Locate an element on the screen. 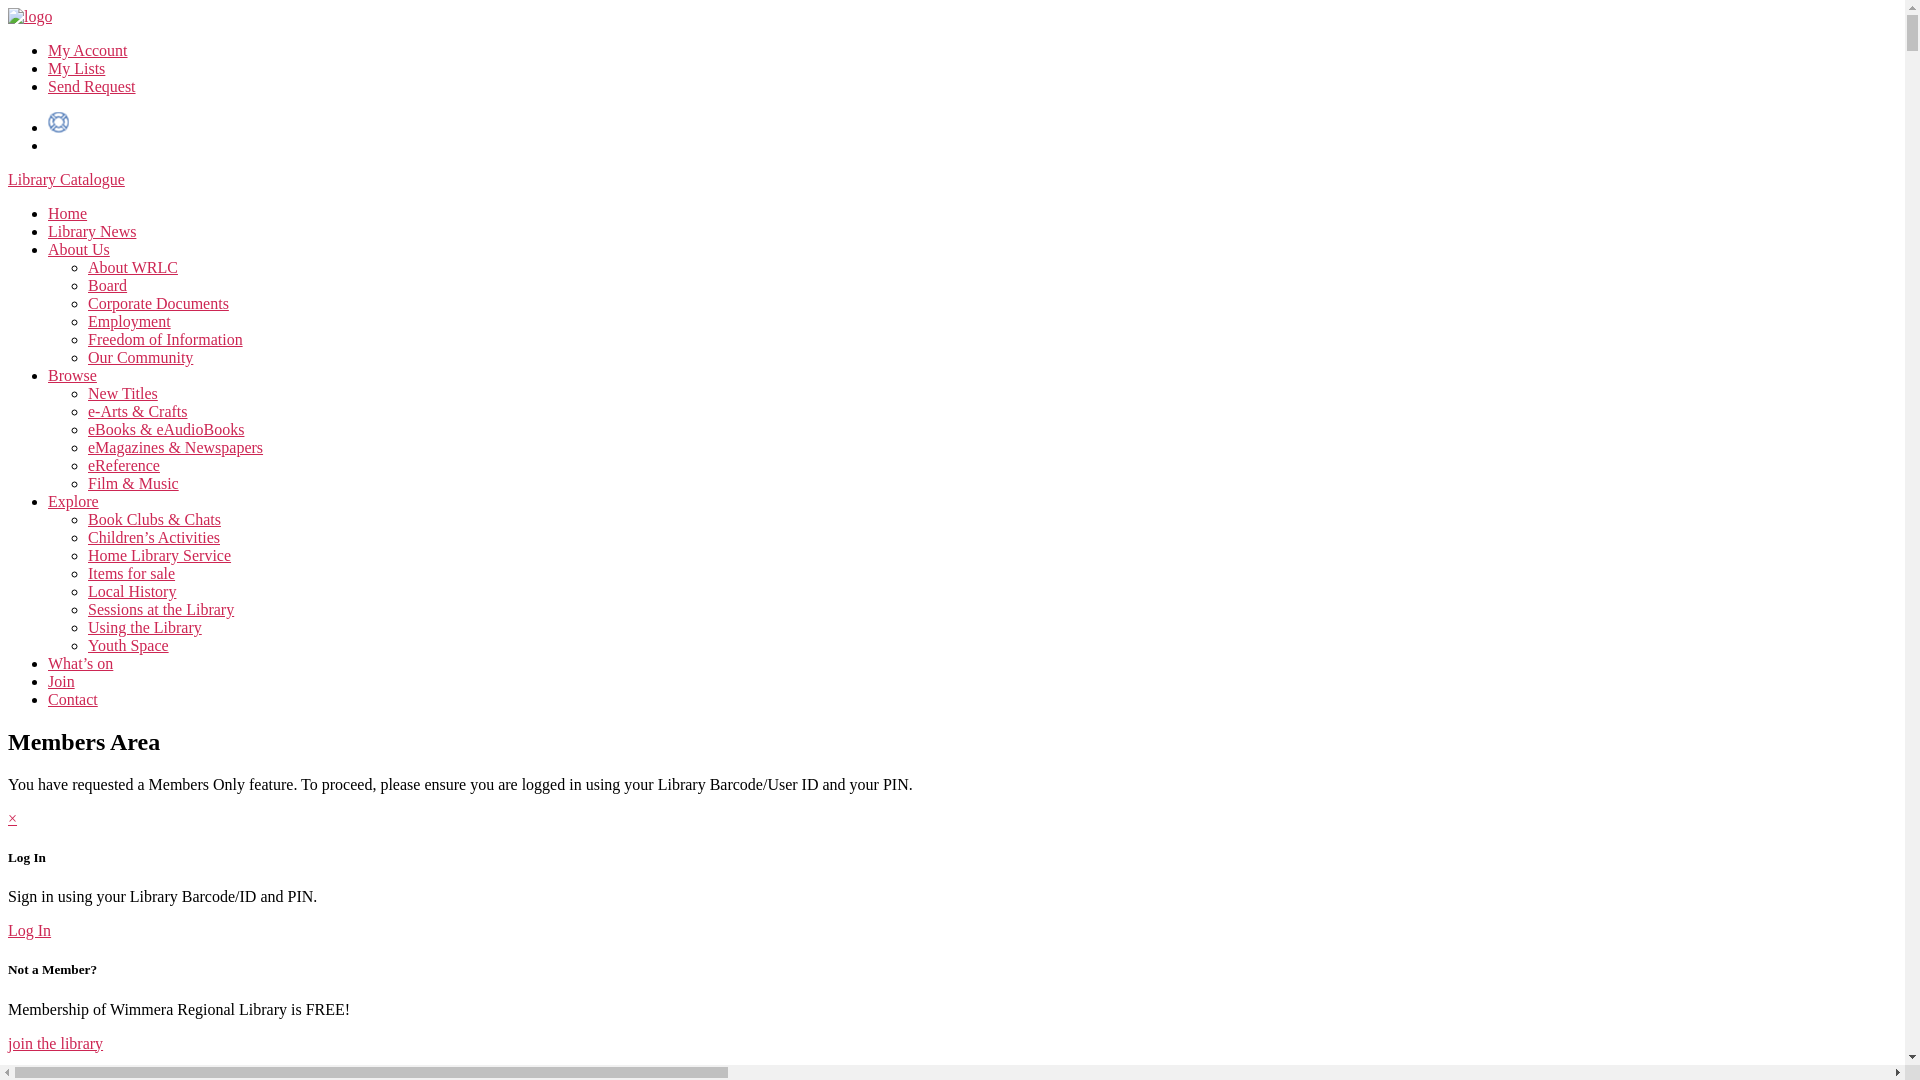  'Film & Music' is located at coordinates (132, 483).